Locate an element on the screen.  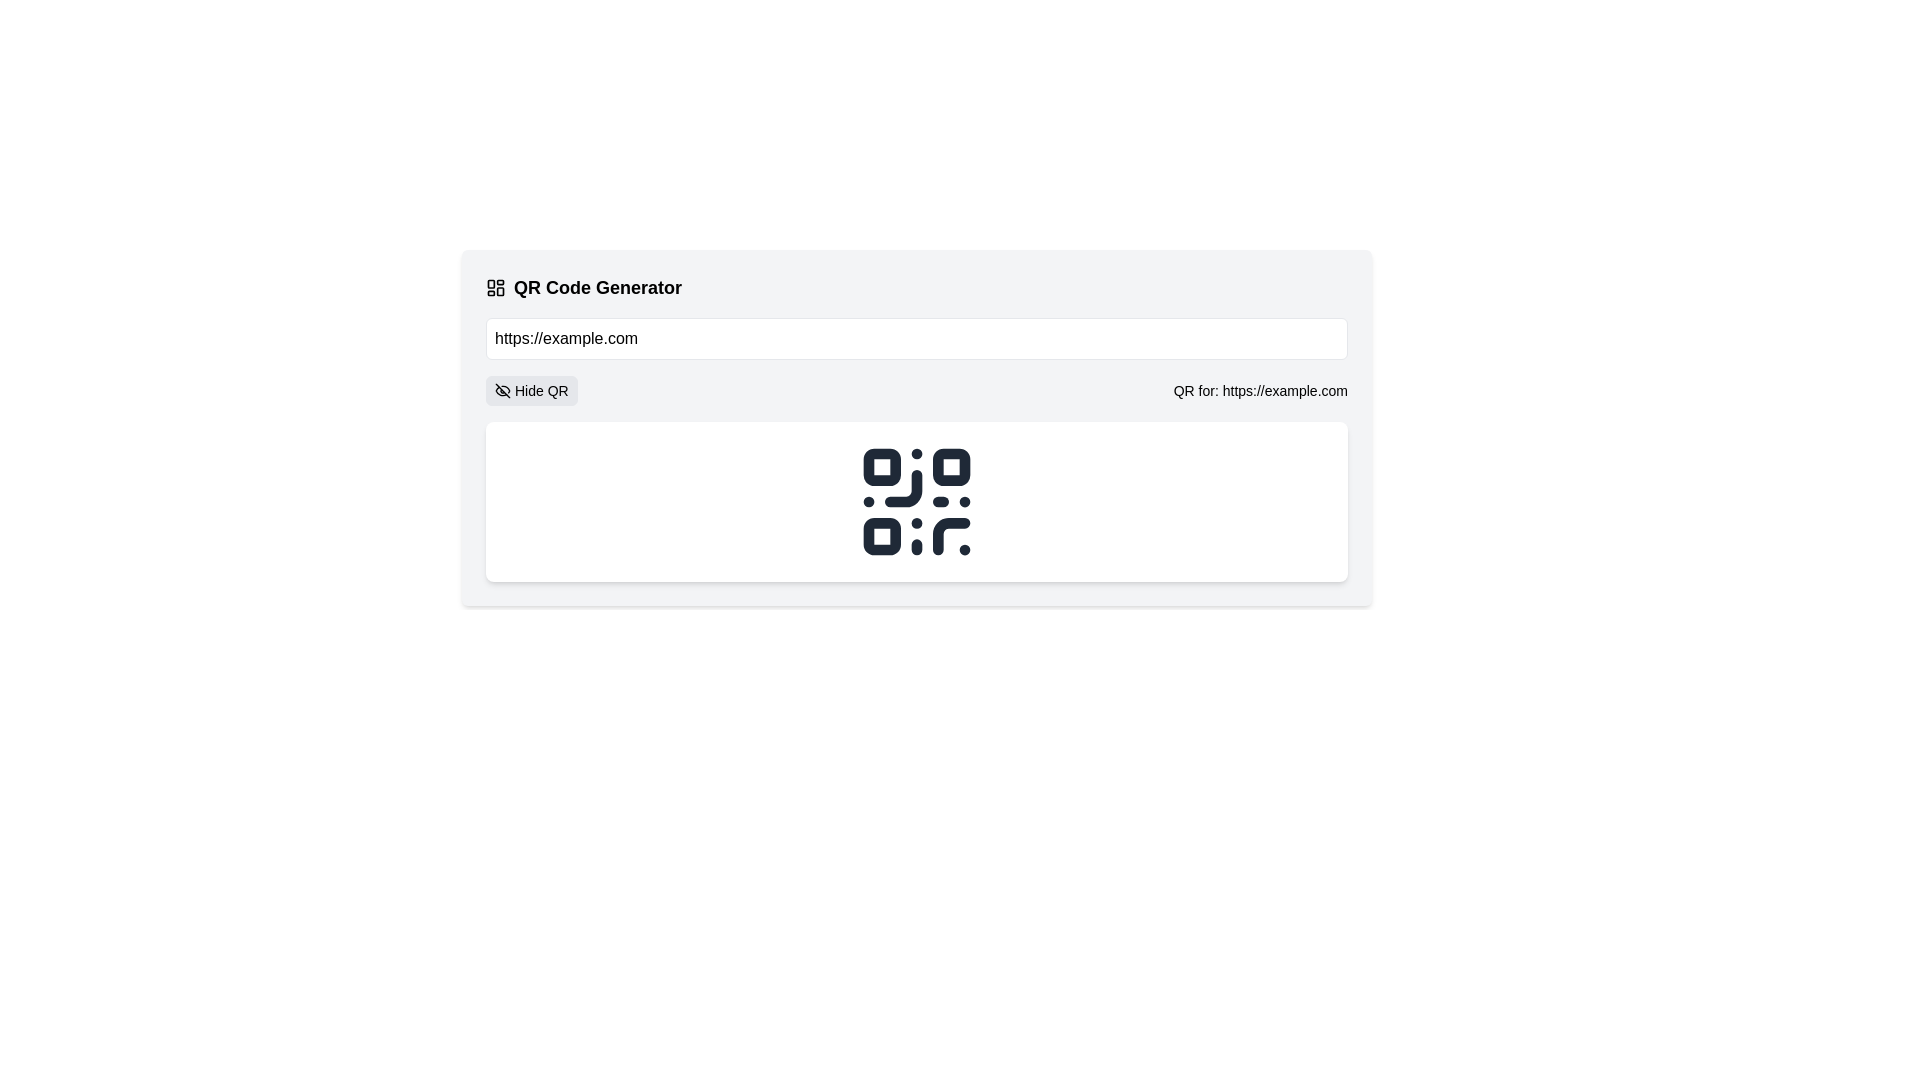
the small square with rounded corners located in the bottom-left segment of the QR code symbol is located at coordinates (881, 535).